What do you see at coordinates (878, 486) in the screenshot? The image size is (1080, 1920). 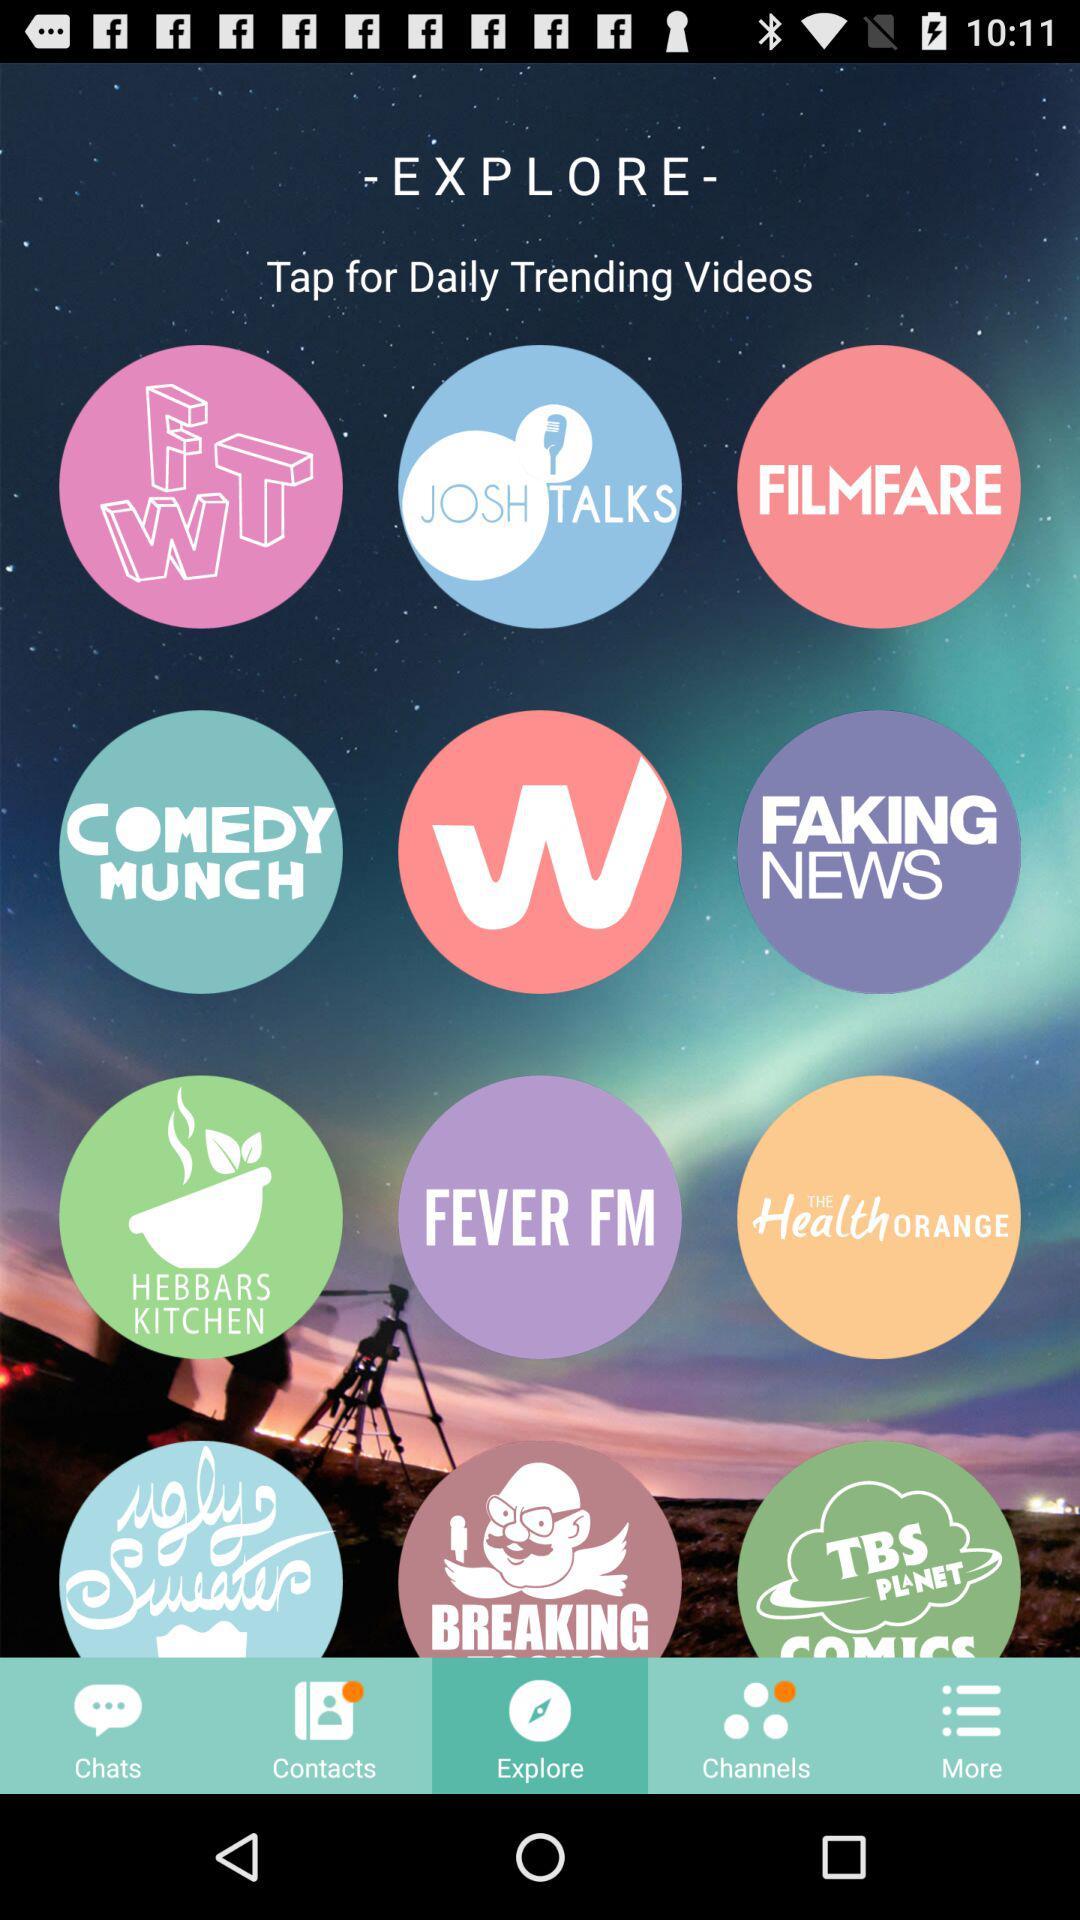 I see `the image having filmfare option` at bounding box center [878, 486].